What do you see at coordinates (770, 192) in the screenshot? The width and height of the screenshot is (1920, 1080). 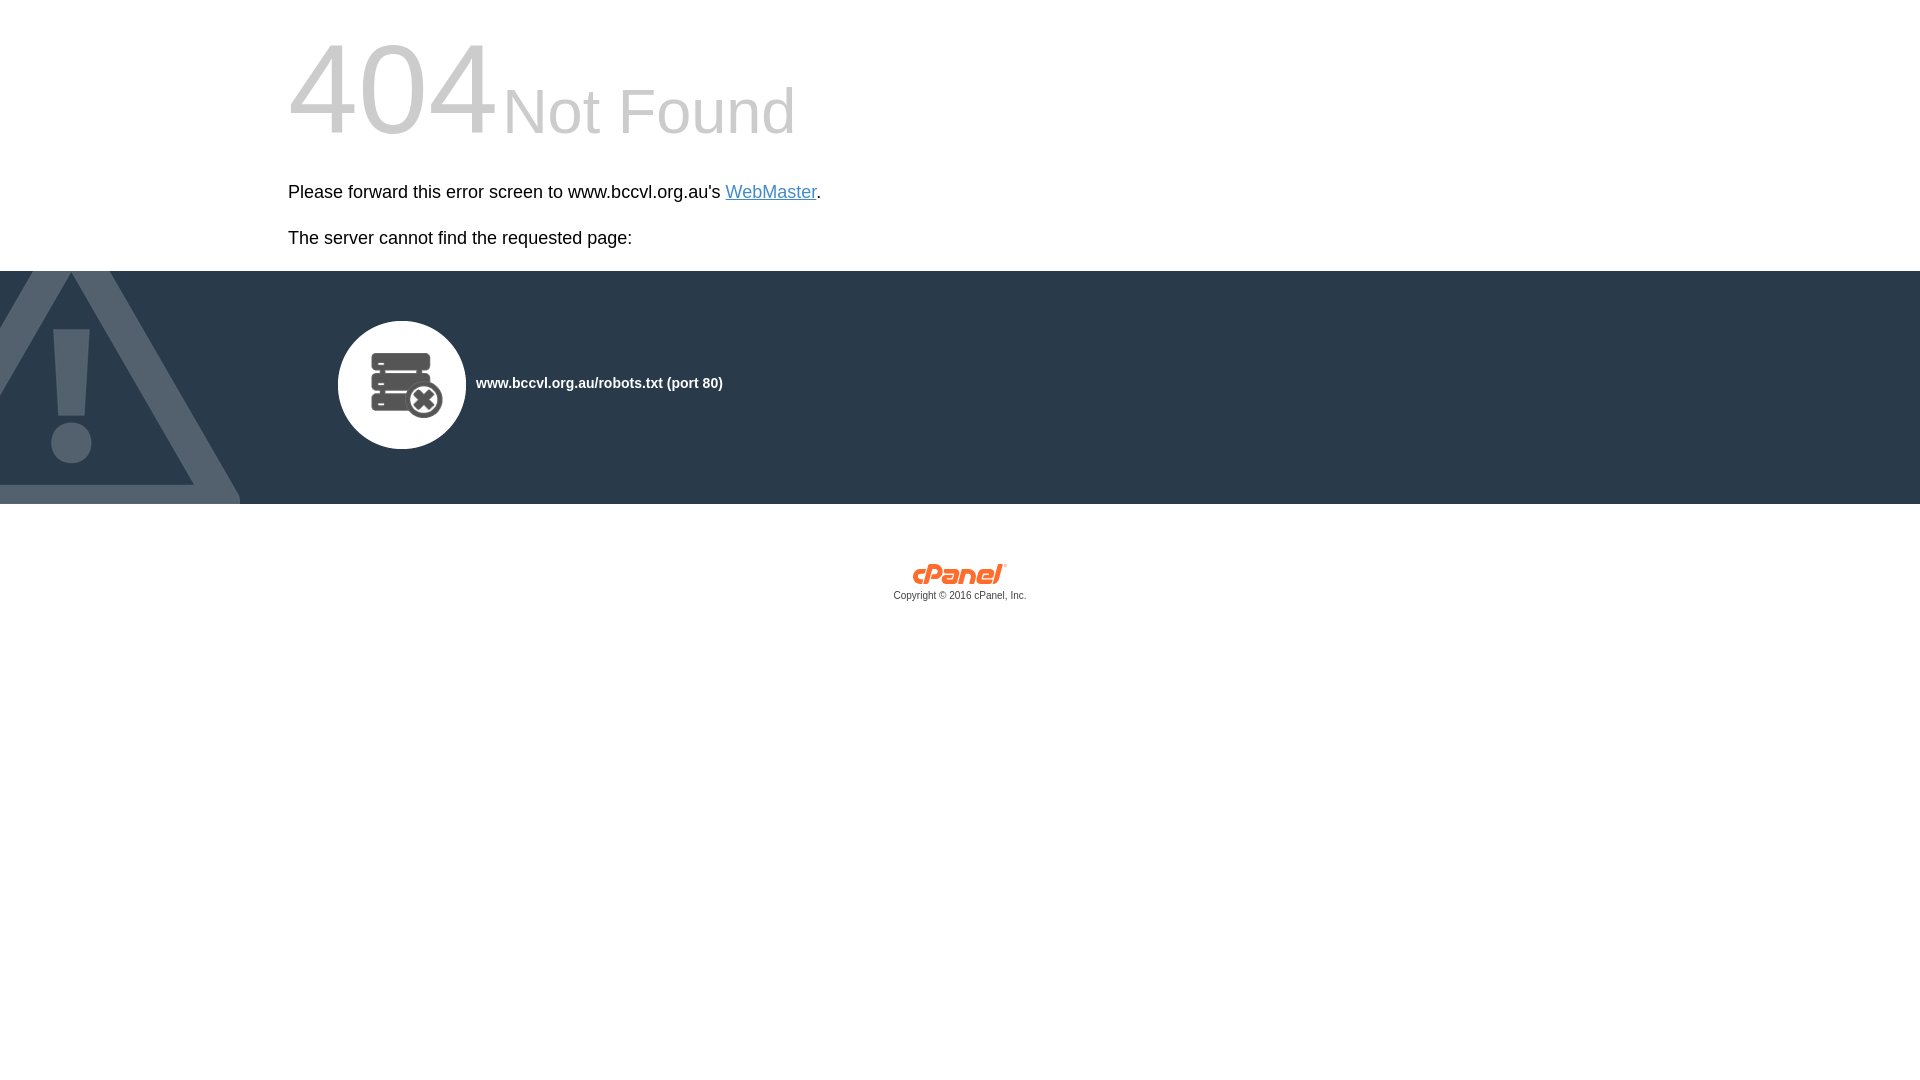 I see `'WebMaster'` at bounding box center [770, 192].